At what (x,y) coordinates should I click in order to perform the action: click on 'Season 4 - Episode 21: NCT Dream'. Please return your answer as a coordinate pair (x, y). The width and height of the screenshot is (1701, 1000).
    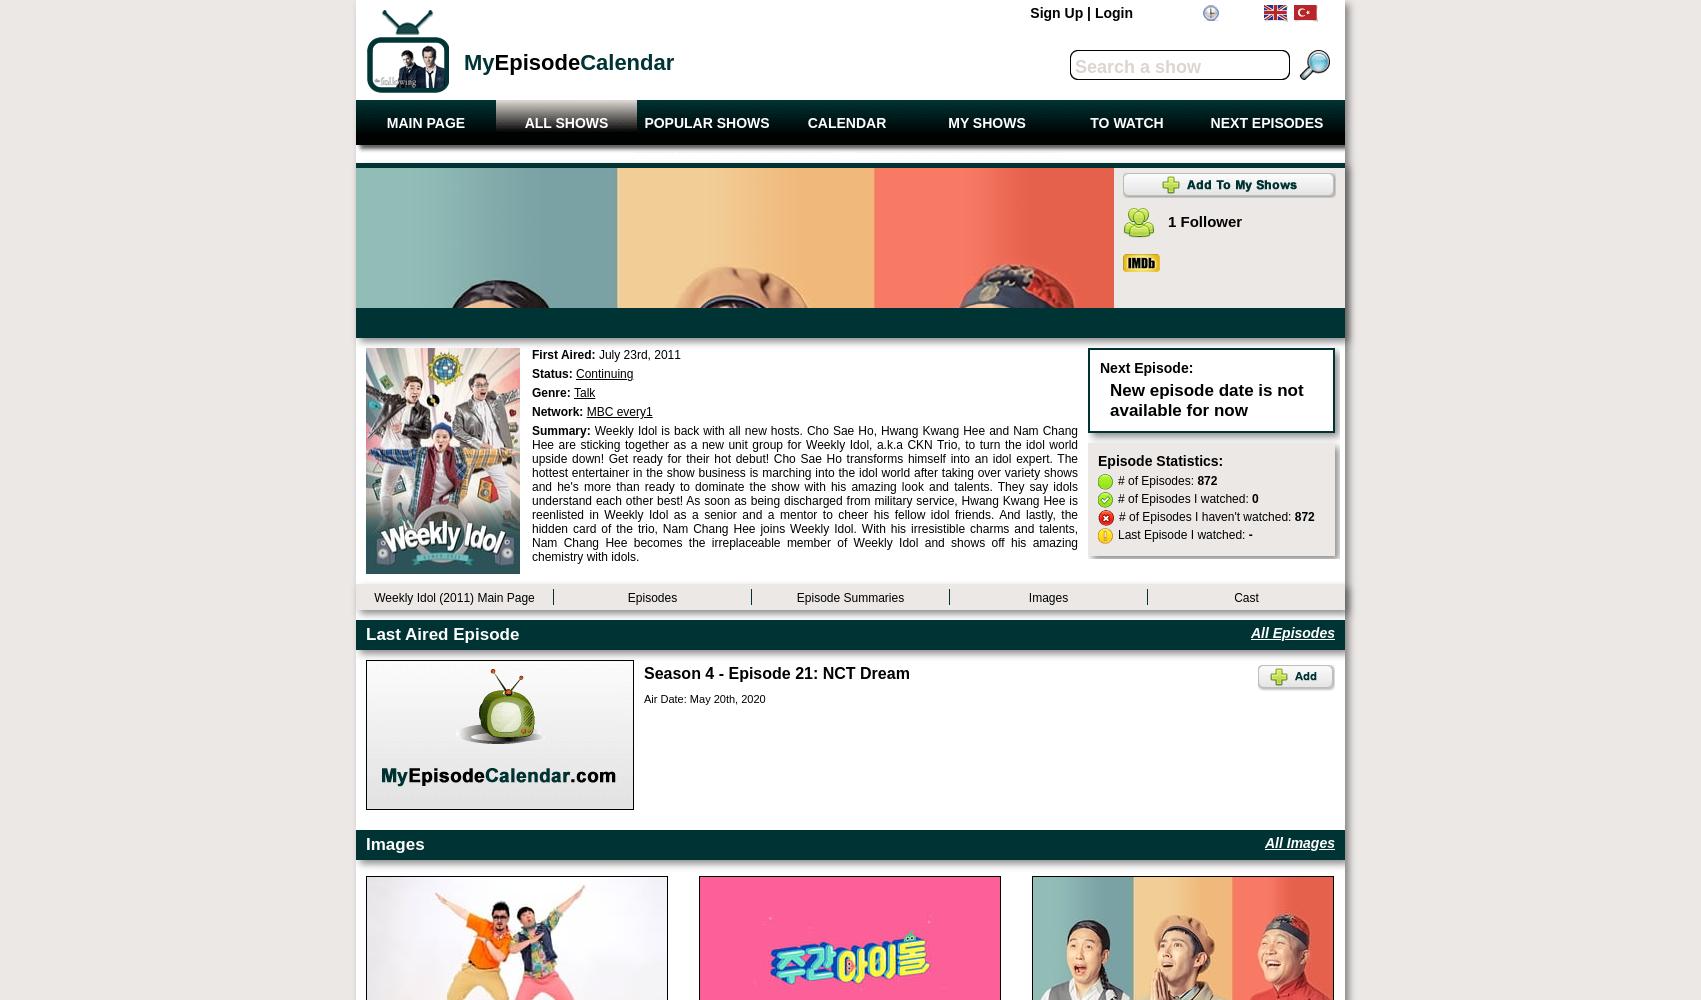
    Looking at the image, I should click on (776, 673).